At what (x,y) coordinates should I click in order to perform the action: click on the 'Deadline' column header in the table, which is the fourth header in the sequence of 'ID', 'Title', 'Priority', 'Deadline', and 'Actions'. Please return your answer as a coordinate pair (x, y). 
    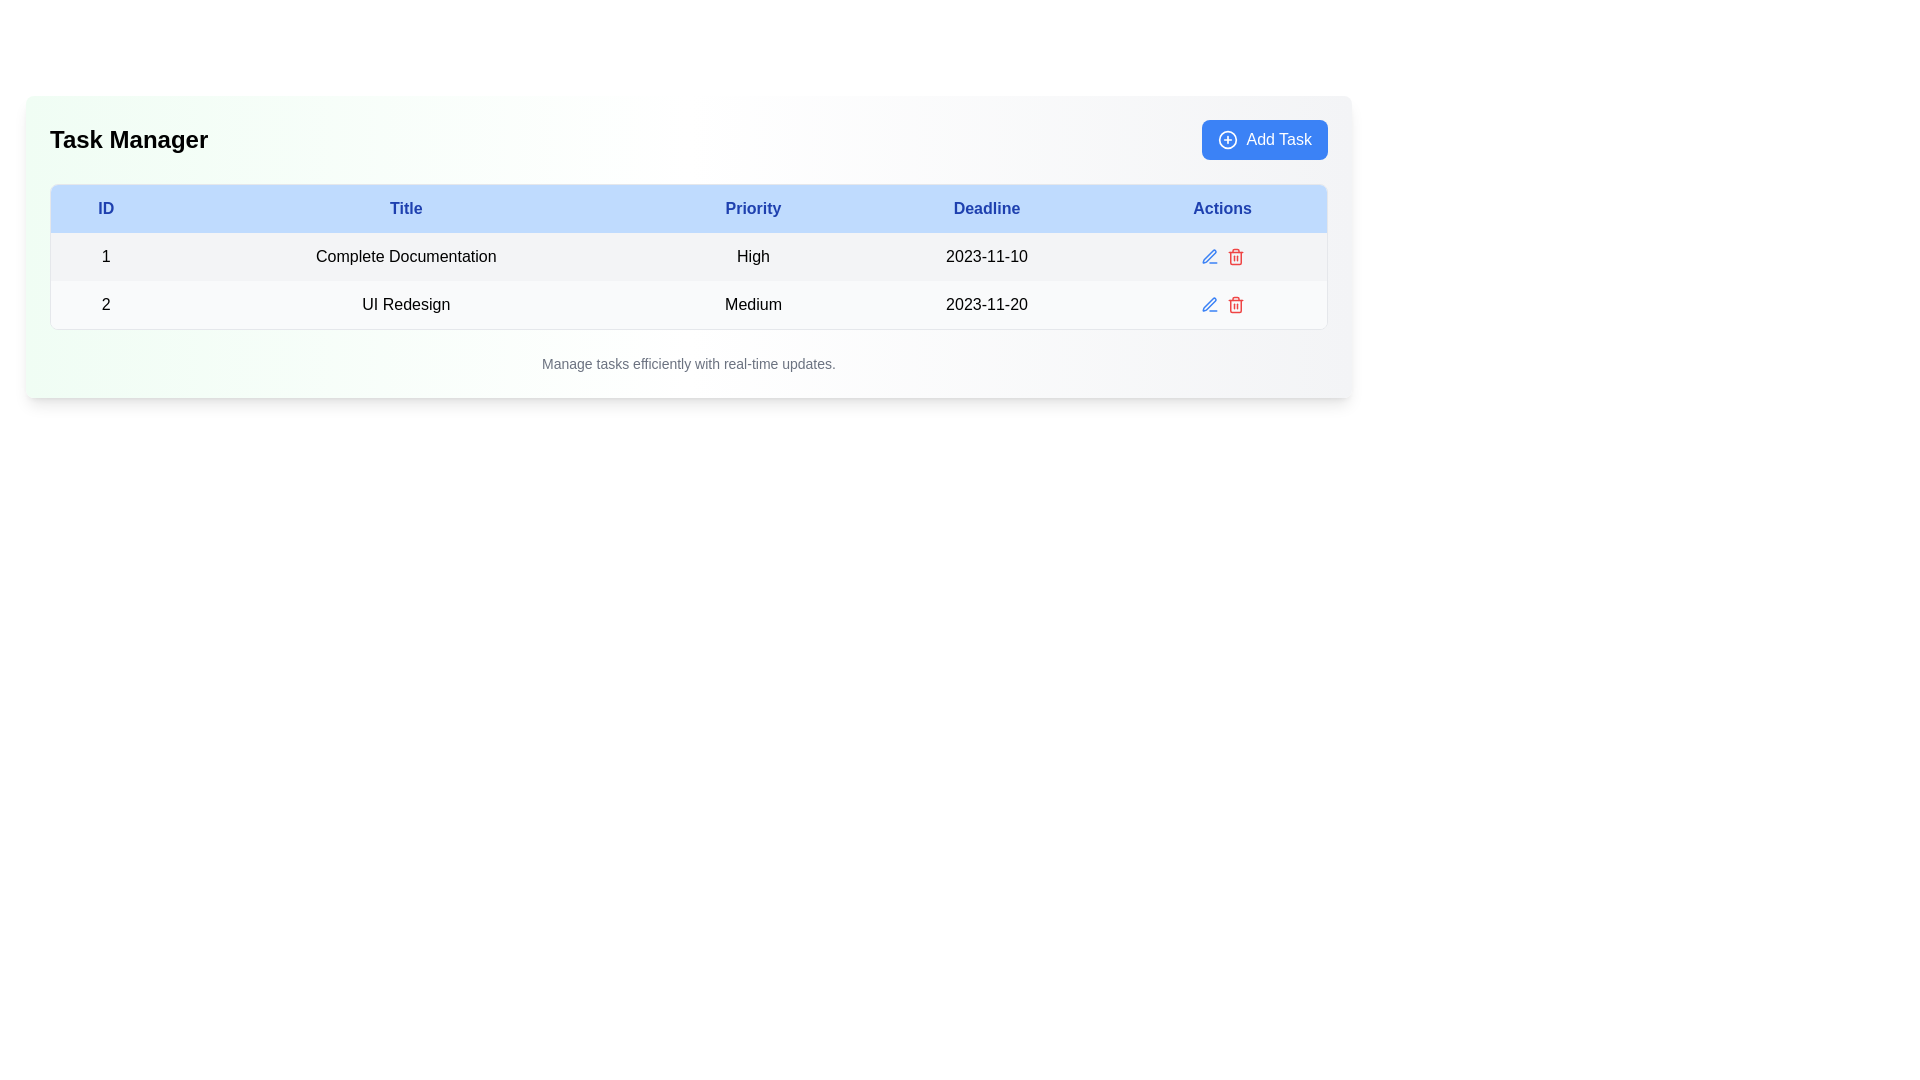
    Looking at the image, I should click on (987, 208).